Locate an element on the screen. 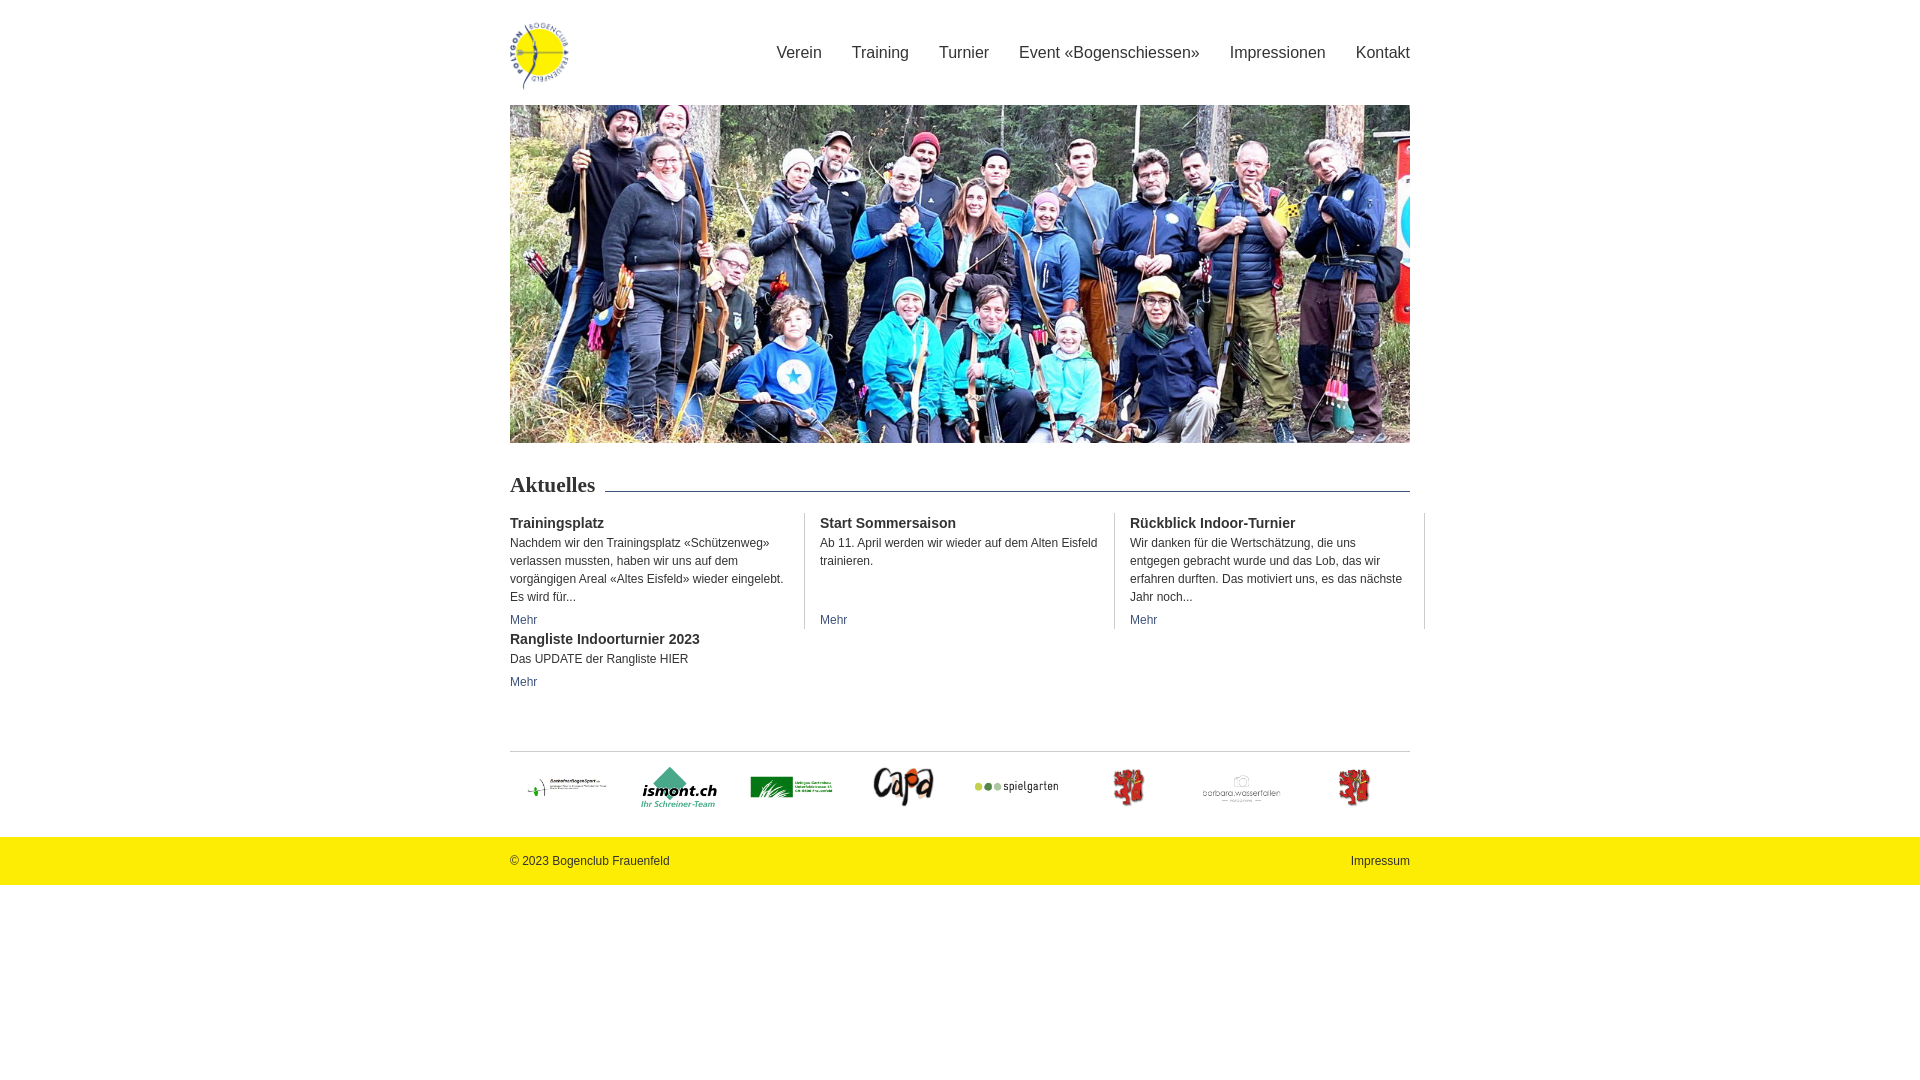  'Verein' is located at coordinates (797, 51).